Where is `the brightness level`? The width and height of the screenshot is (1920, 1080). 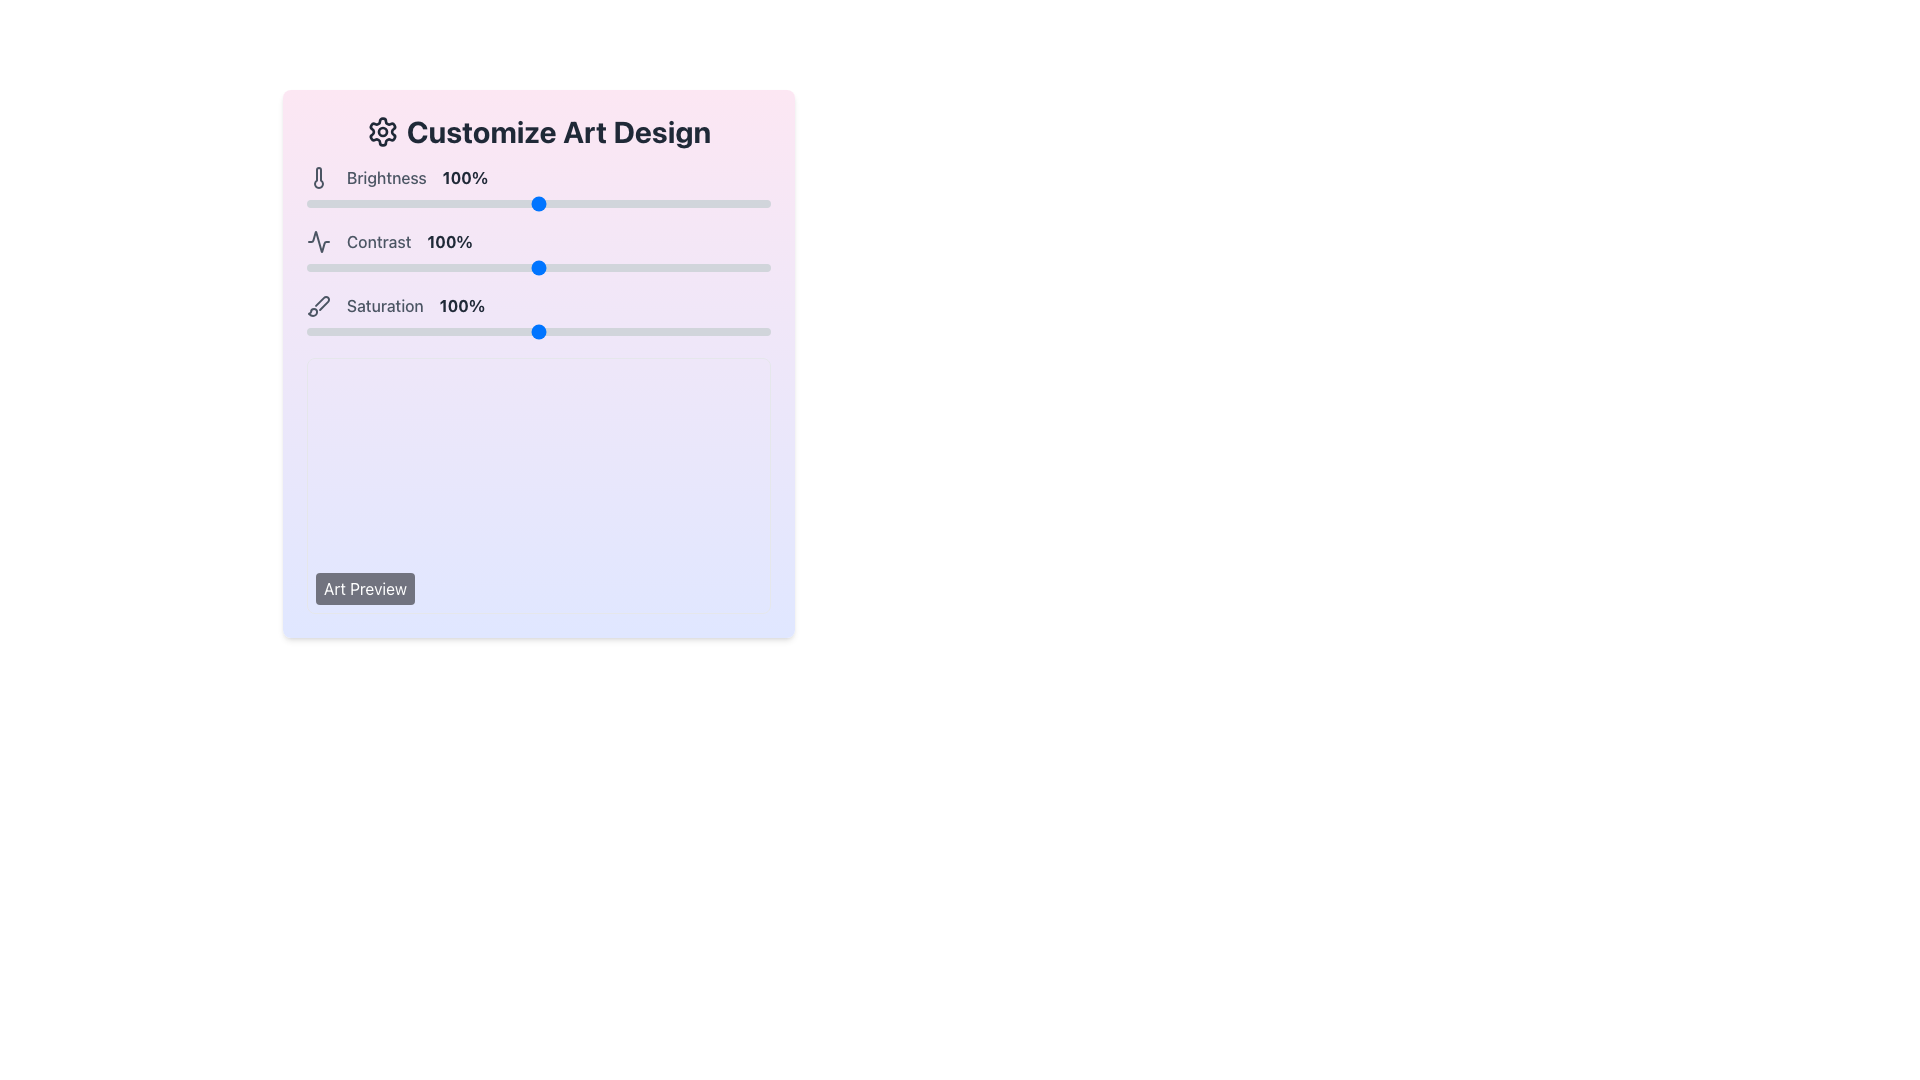 the brightness level is located at coordinates (325, 204).